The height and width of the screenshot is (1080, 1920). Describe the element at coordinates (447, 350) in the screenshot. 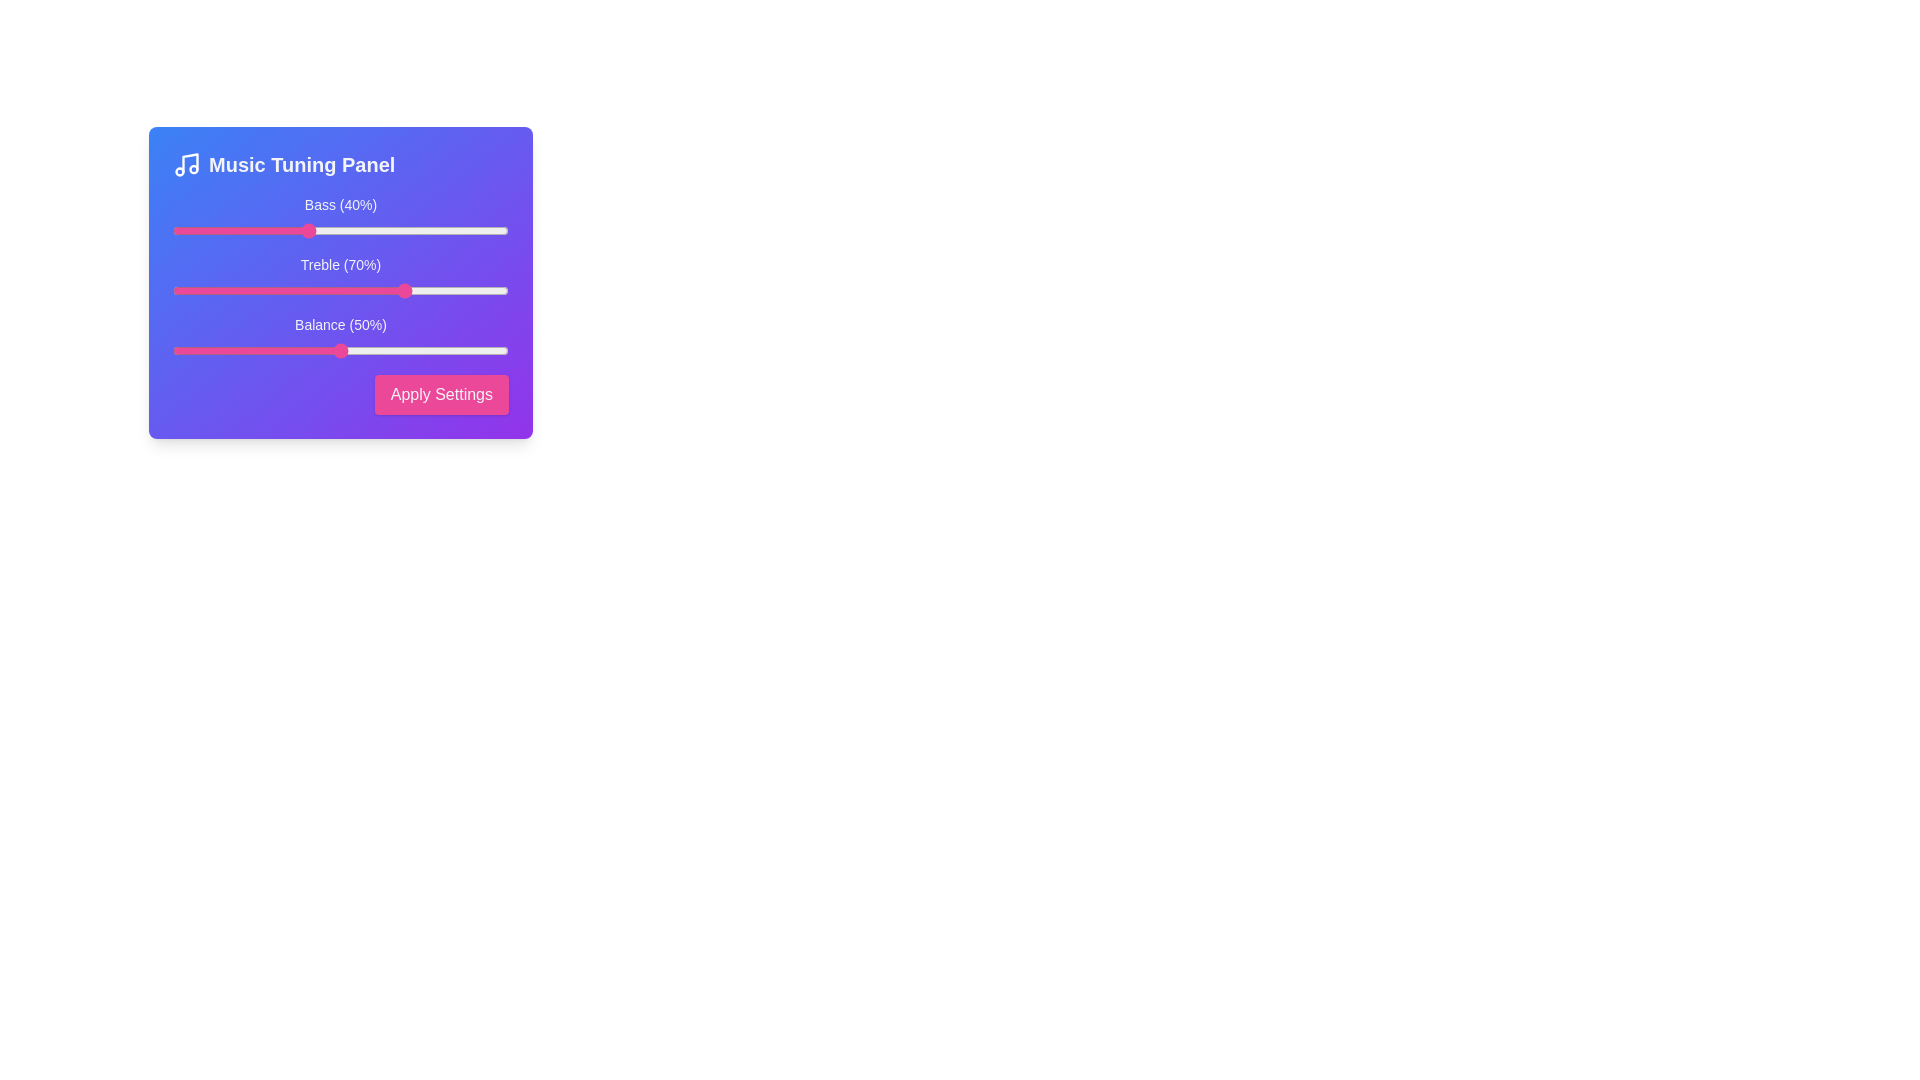

I see `the balance slider to 82%` at that location.